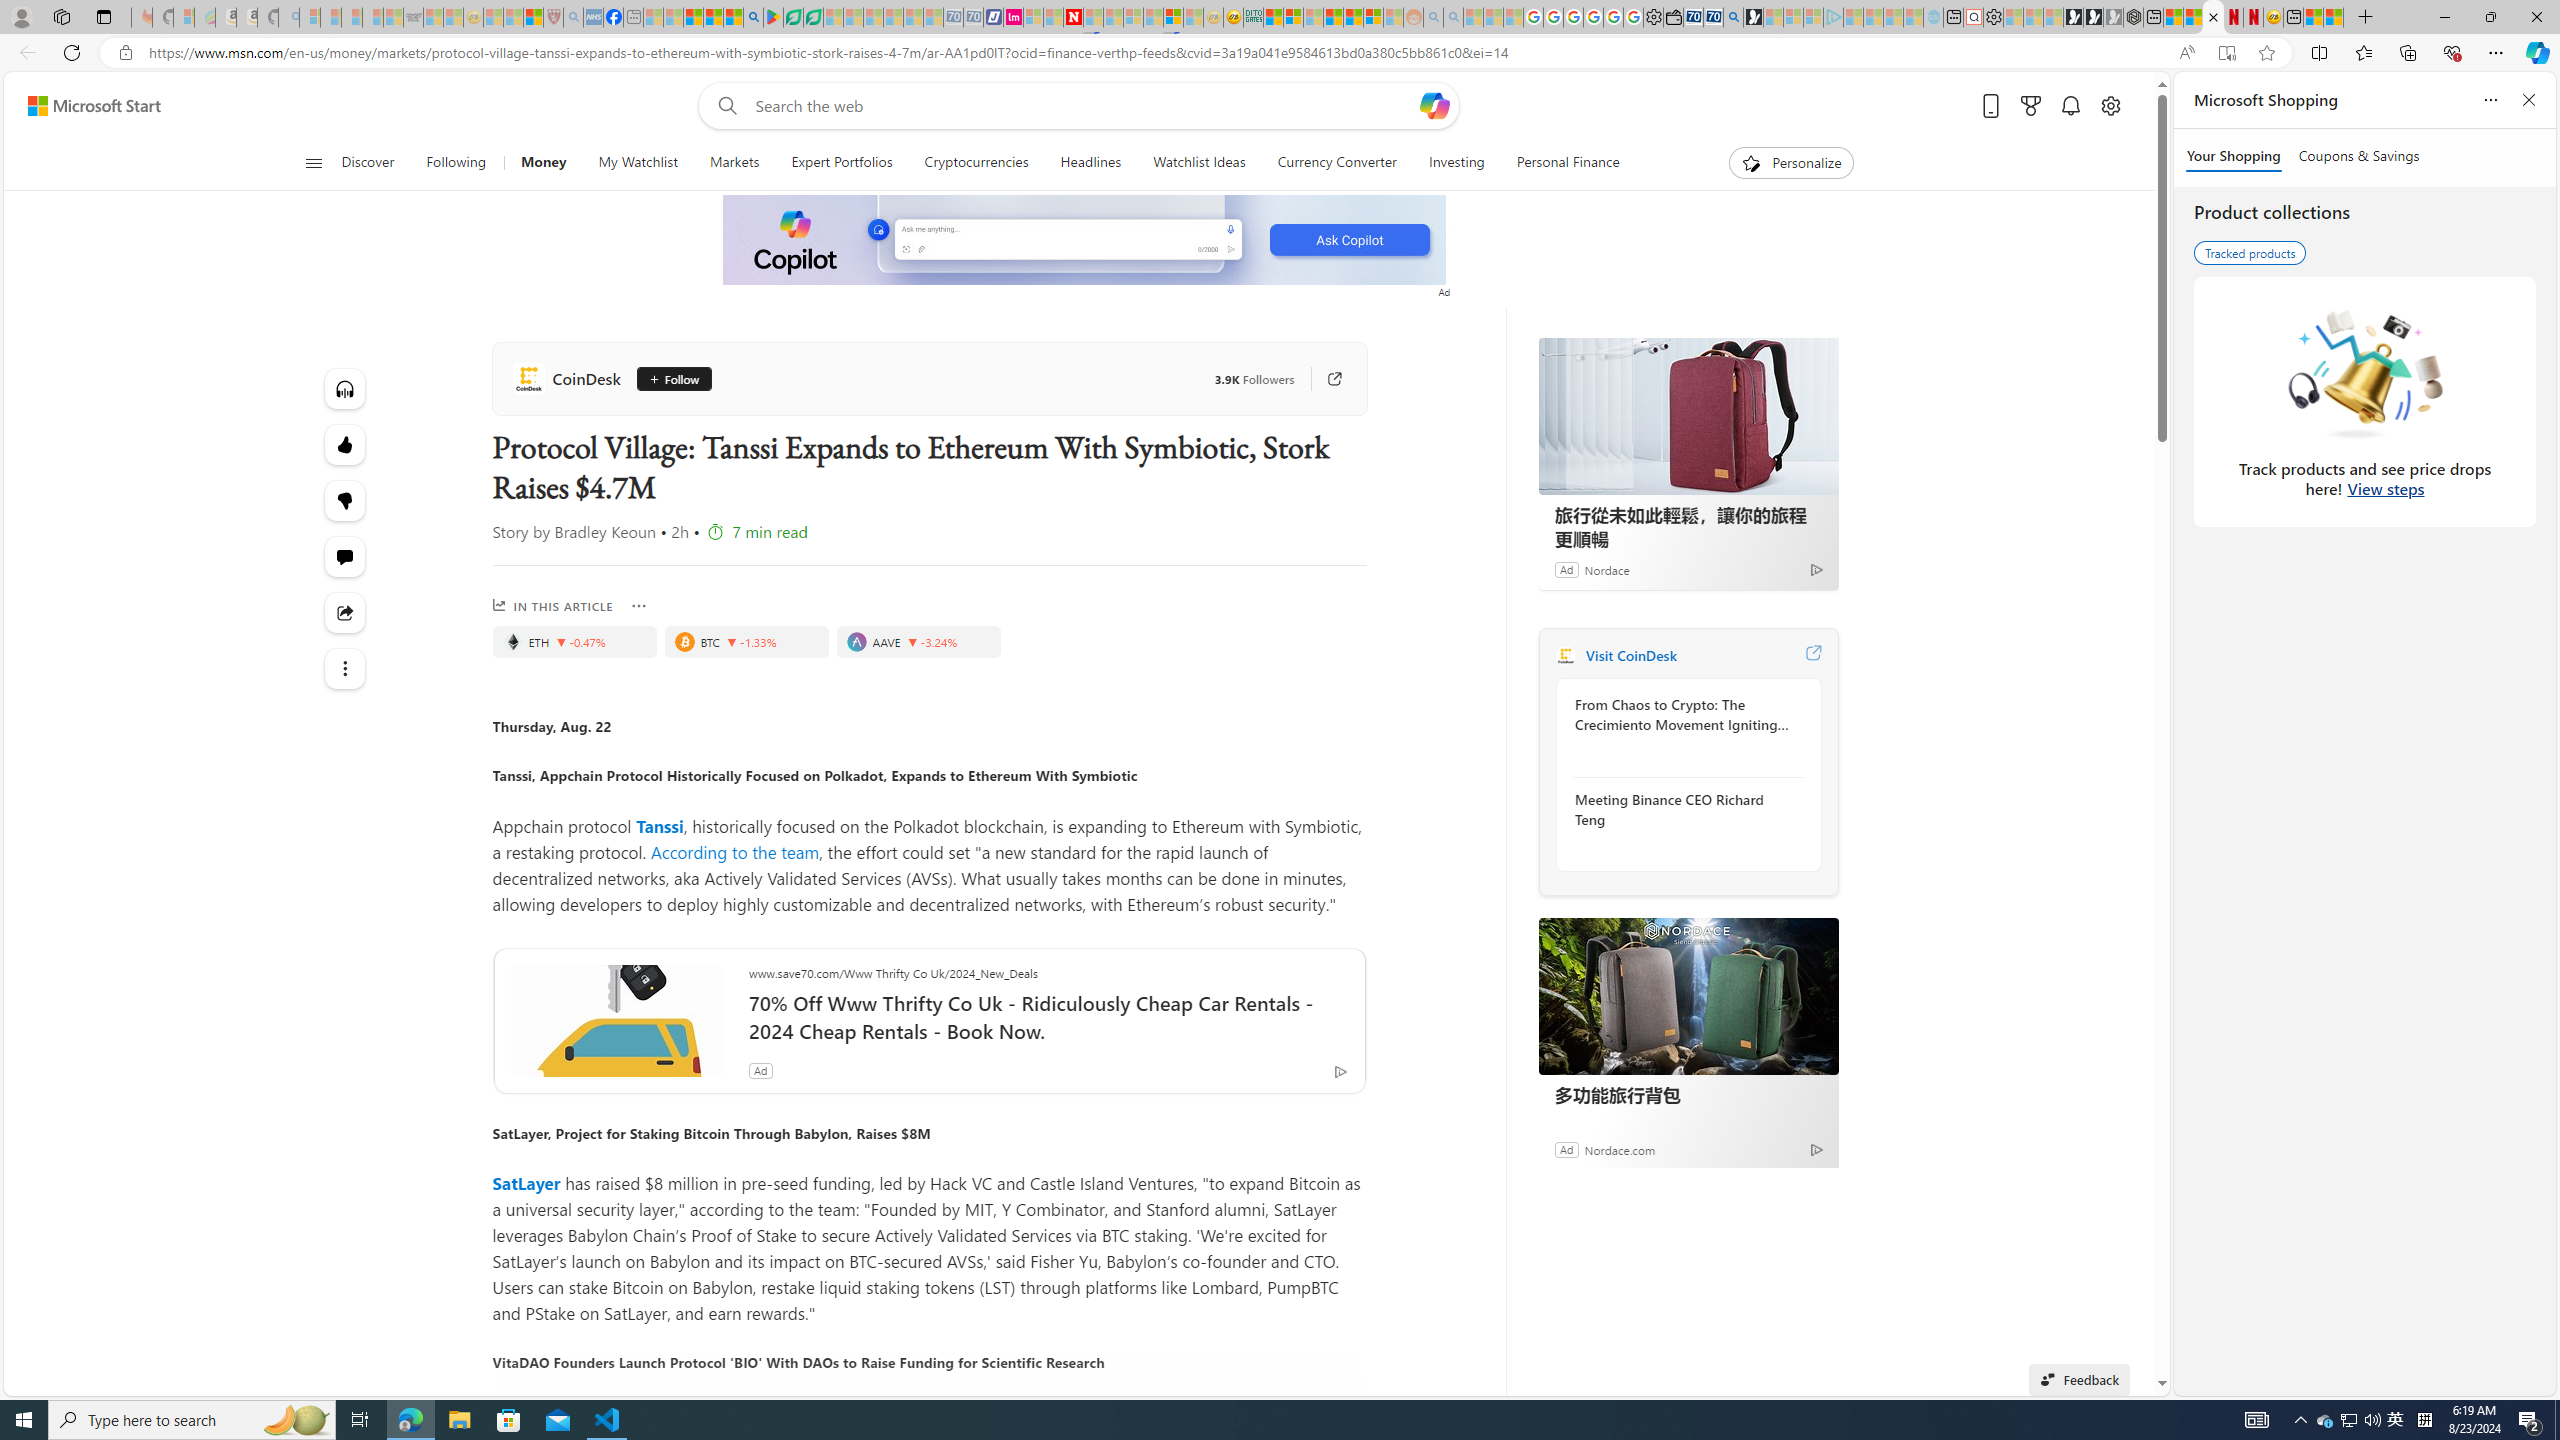  Describe the element at coordinates (1618, 1148) in the screenshot. I see `'Nordace.com'` at that location.